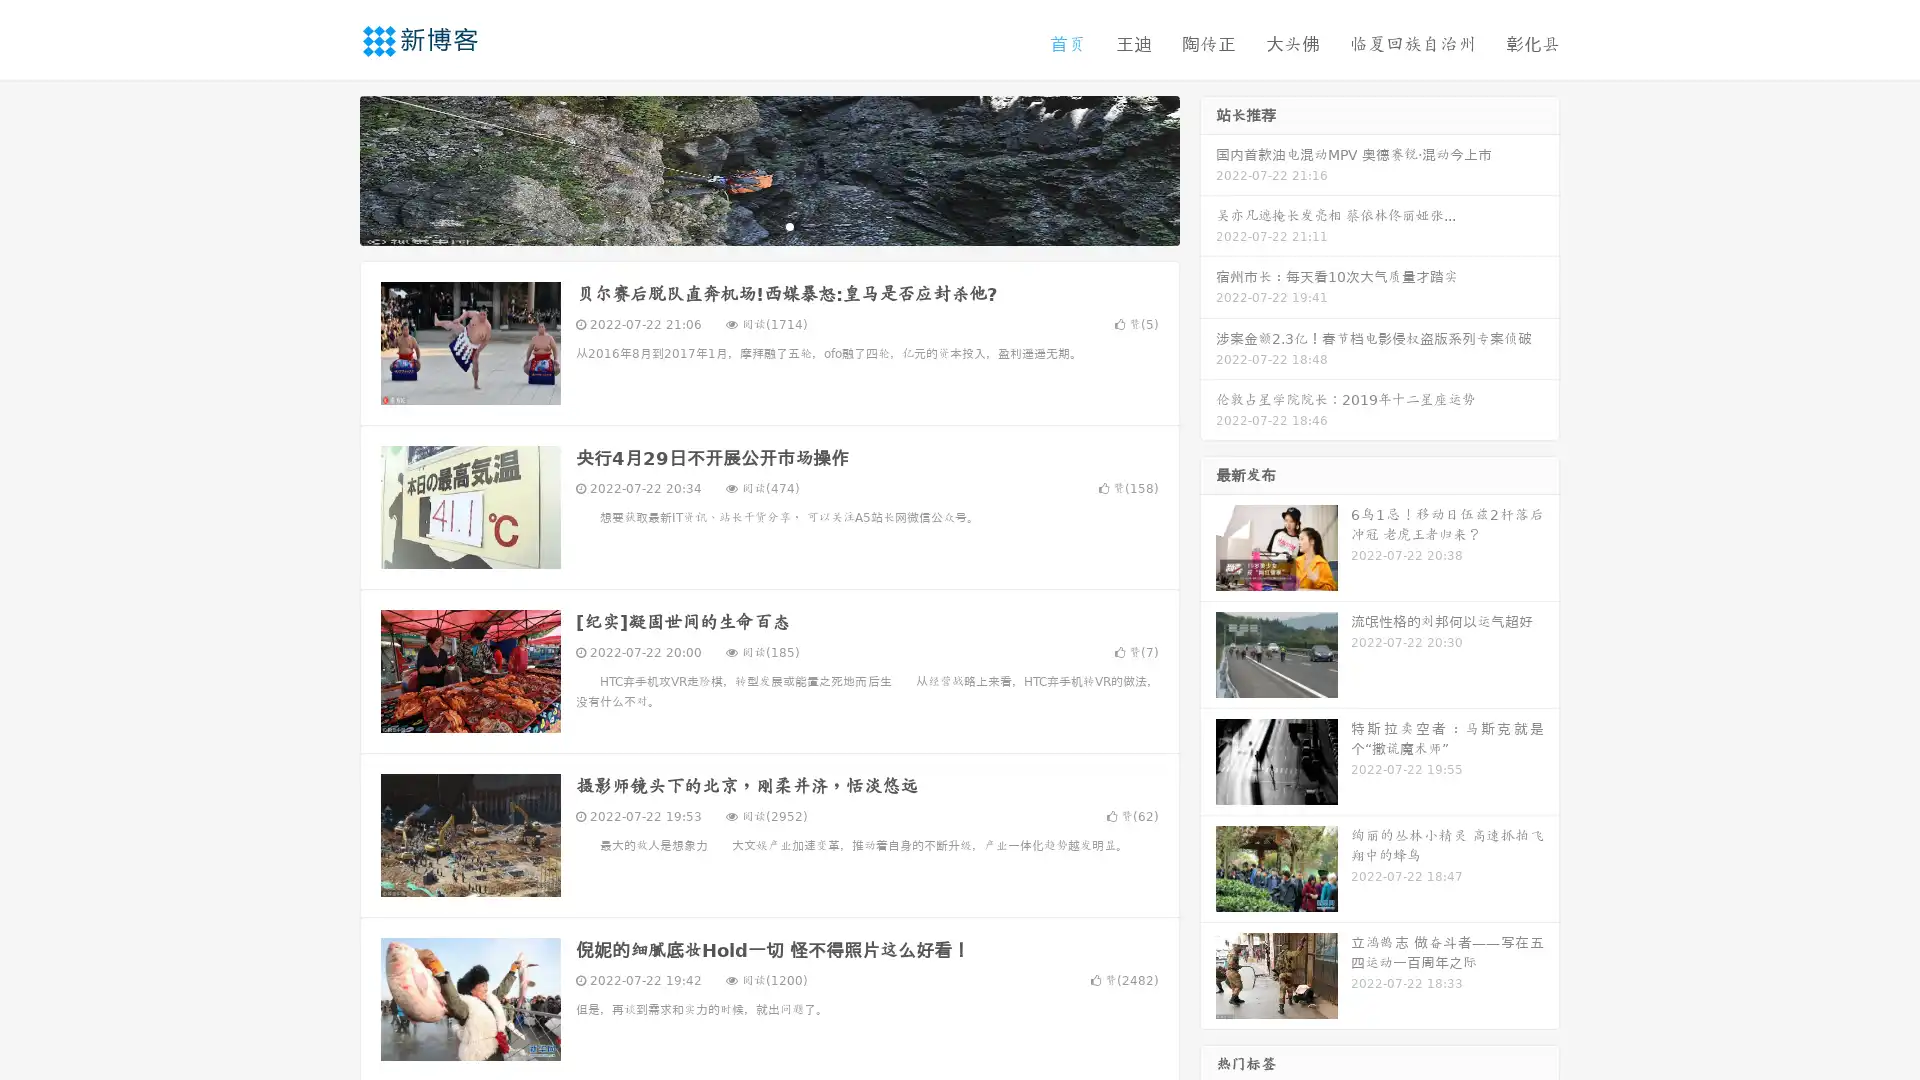 The width and height of the screenshot is (1920, 1080). I want to click on Previous slide, so click(330, 168).